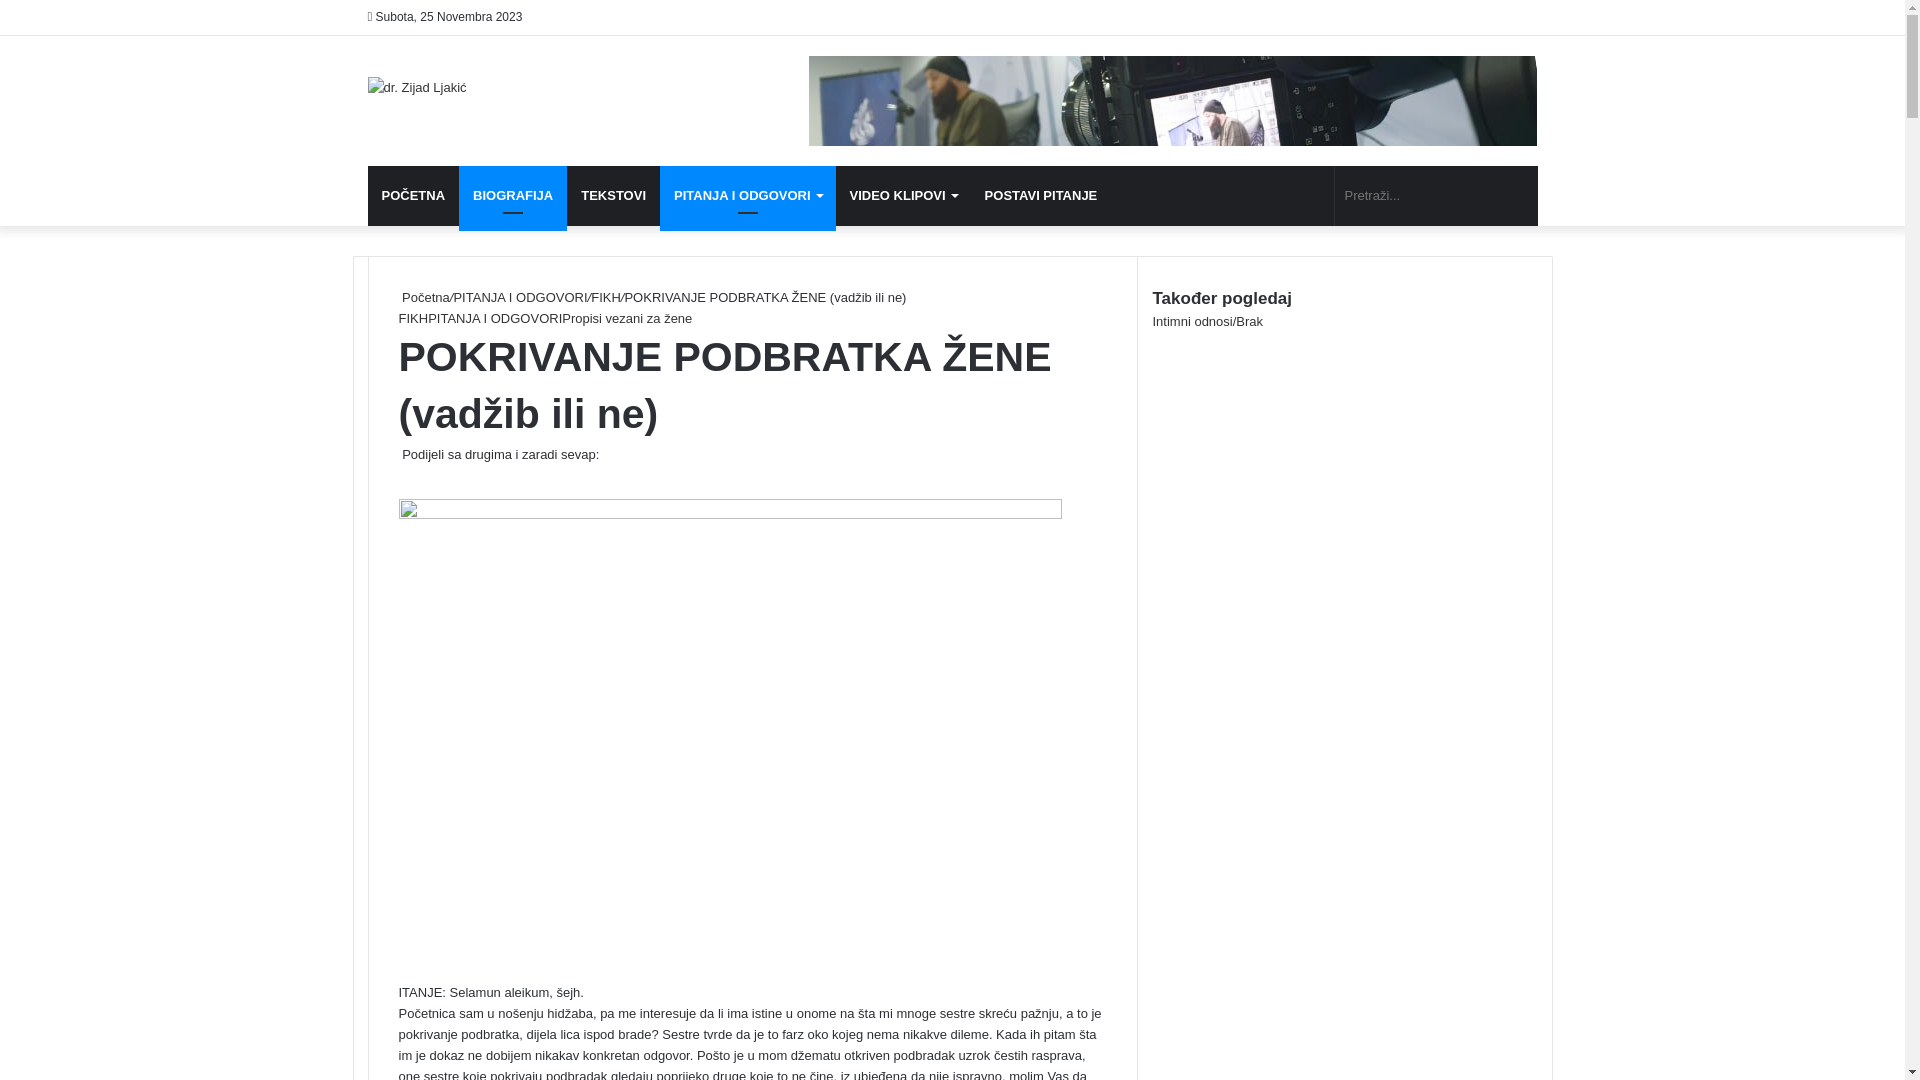 This screenshot has height=1080, width=1920. What do you see at coordinates (513, 196) in the screenshot?
I see `'BIOGRAFIJA'` at bounding box center [513, 196].